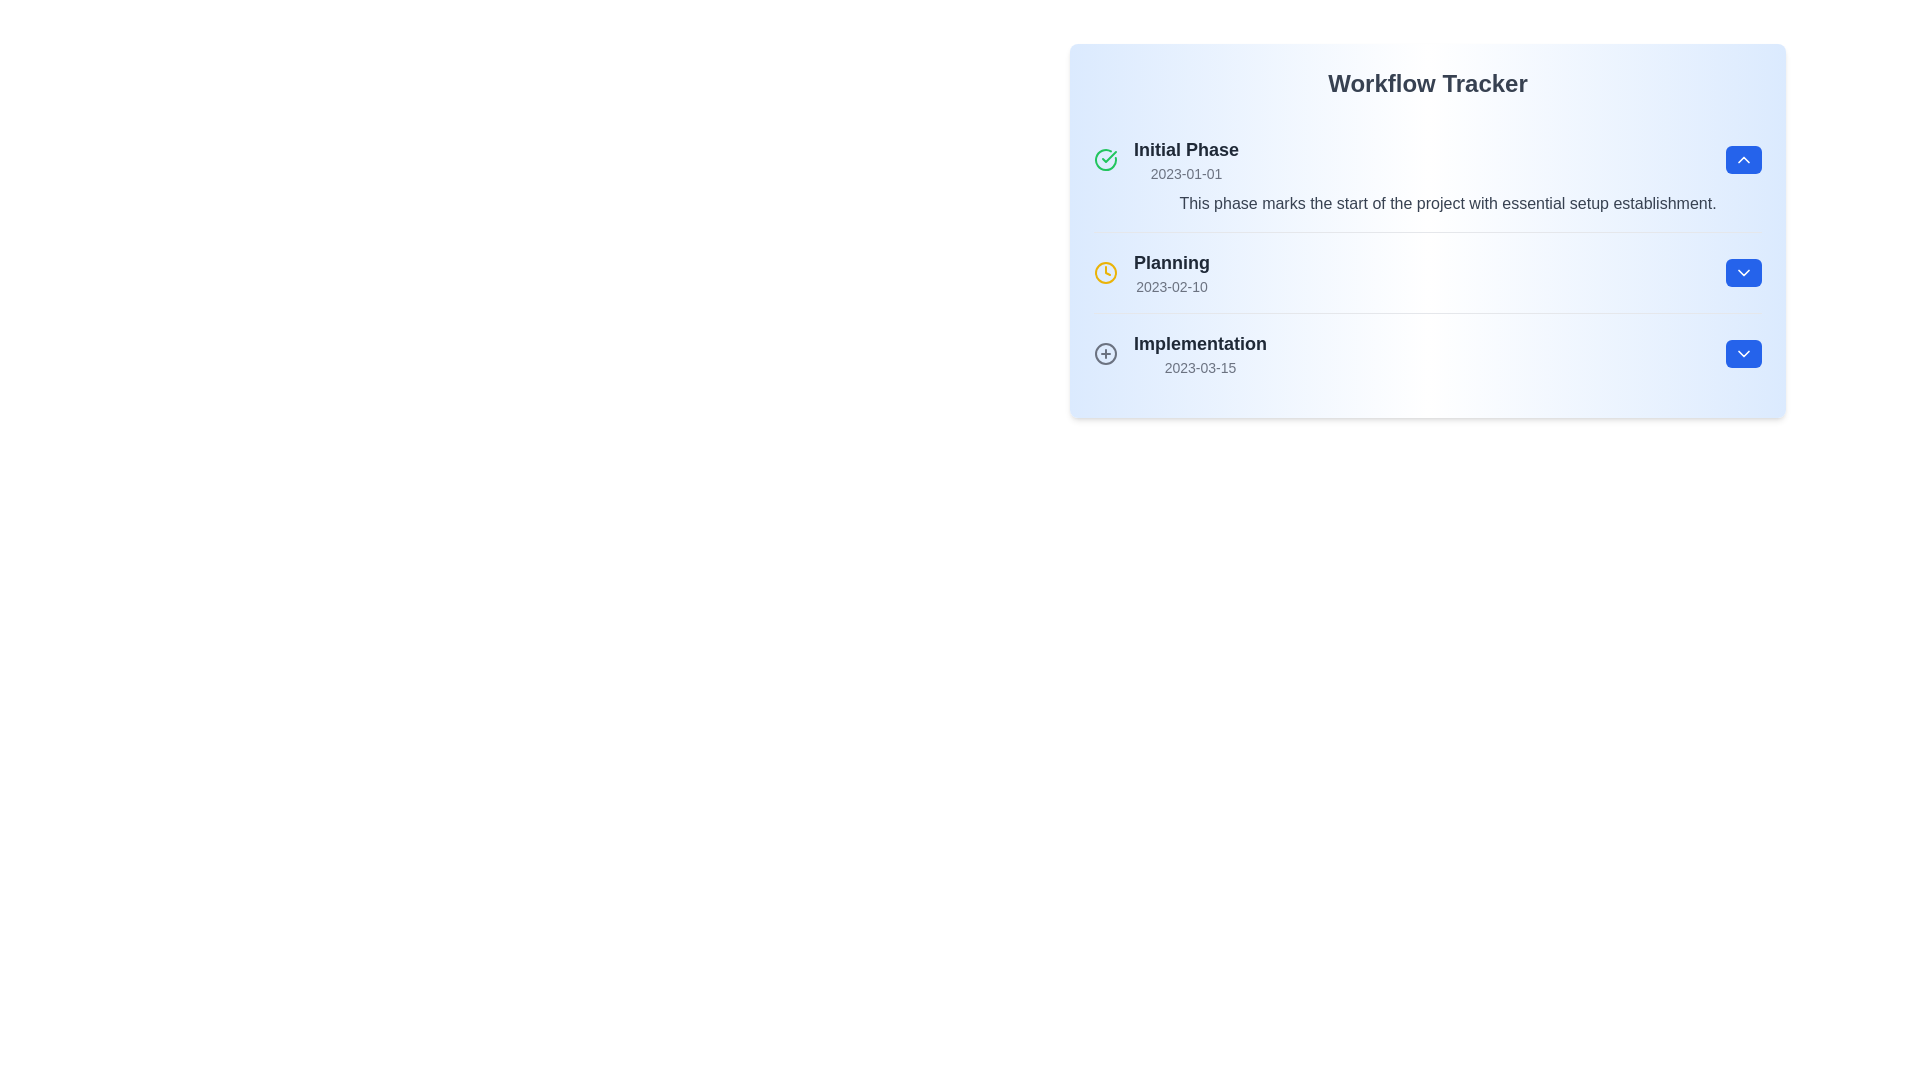  Describe the element at coordinates (1200, 367) in the screenshot. I see `the small text label displaying the date '2023-03-15', which is located directly below the 'Implementation' title in the bottom-right region of the interface` at that location.